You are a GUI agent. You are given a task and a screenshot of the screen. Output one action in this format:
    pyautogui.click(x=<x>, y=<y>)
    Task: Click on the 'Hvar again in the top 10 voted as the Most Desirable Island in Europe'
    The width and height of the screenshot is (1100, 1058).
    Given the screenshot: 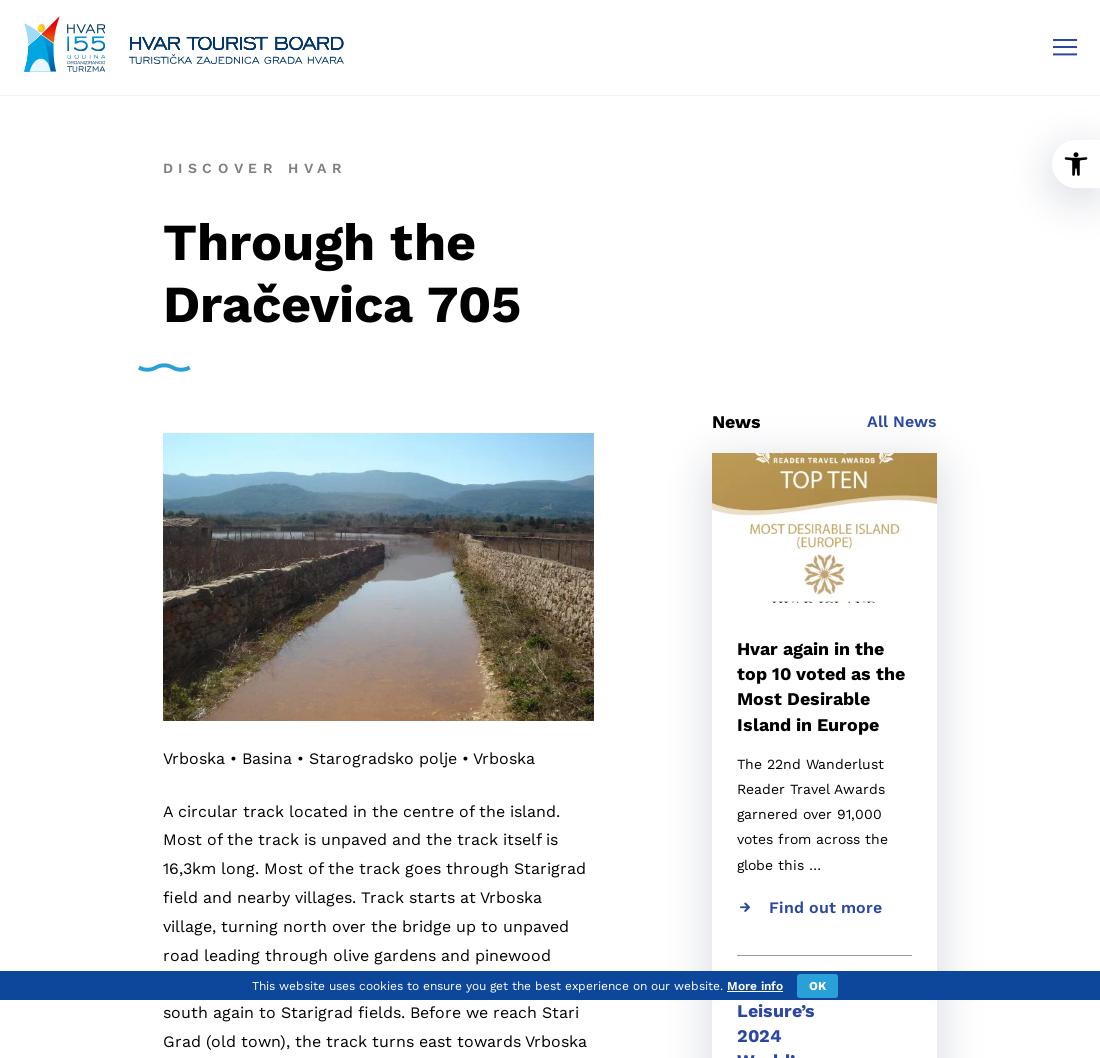 What is the action you would take?
    pyautogui.click(x=821, y=685)
    